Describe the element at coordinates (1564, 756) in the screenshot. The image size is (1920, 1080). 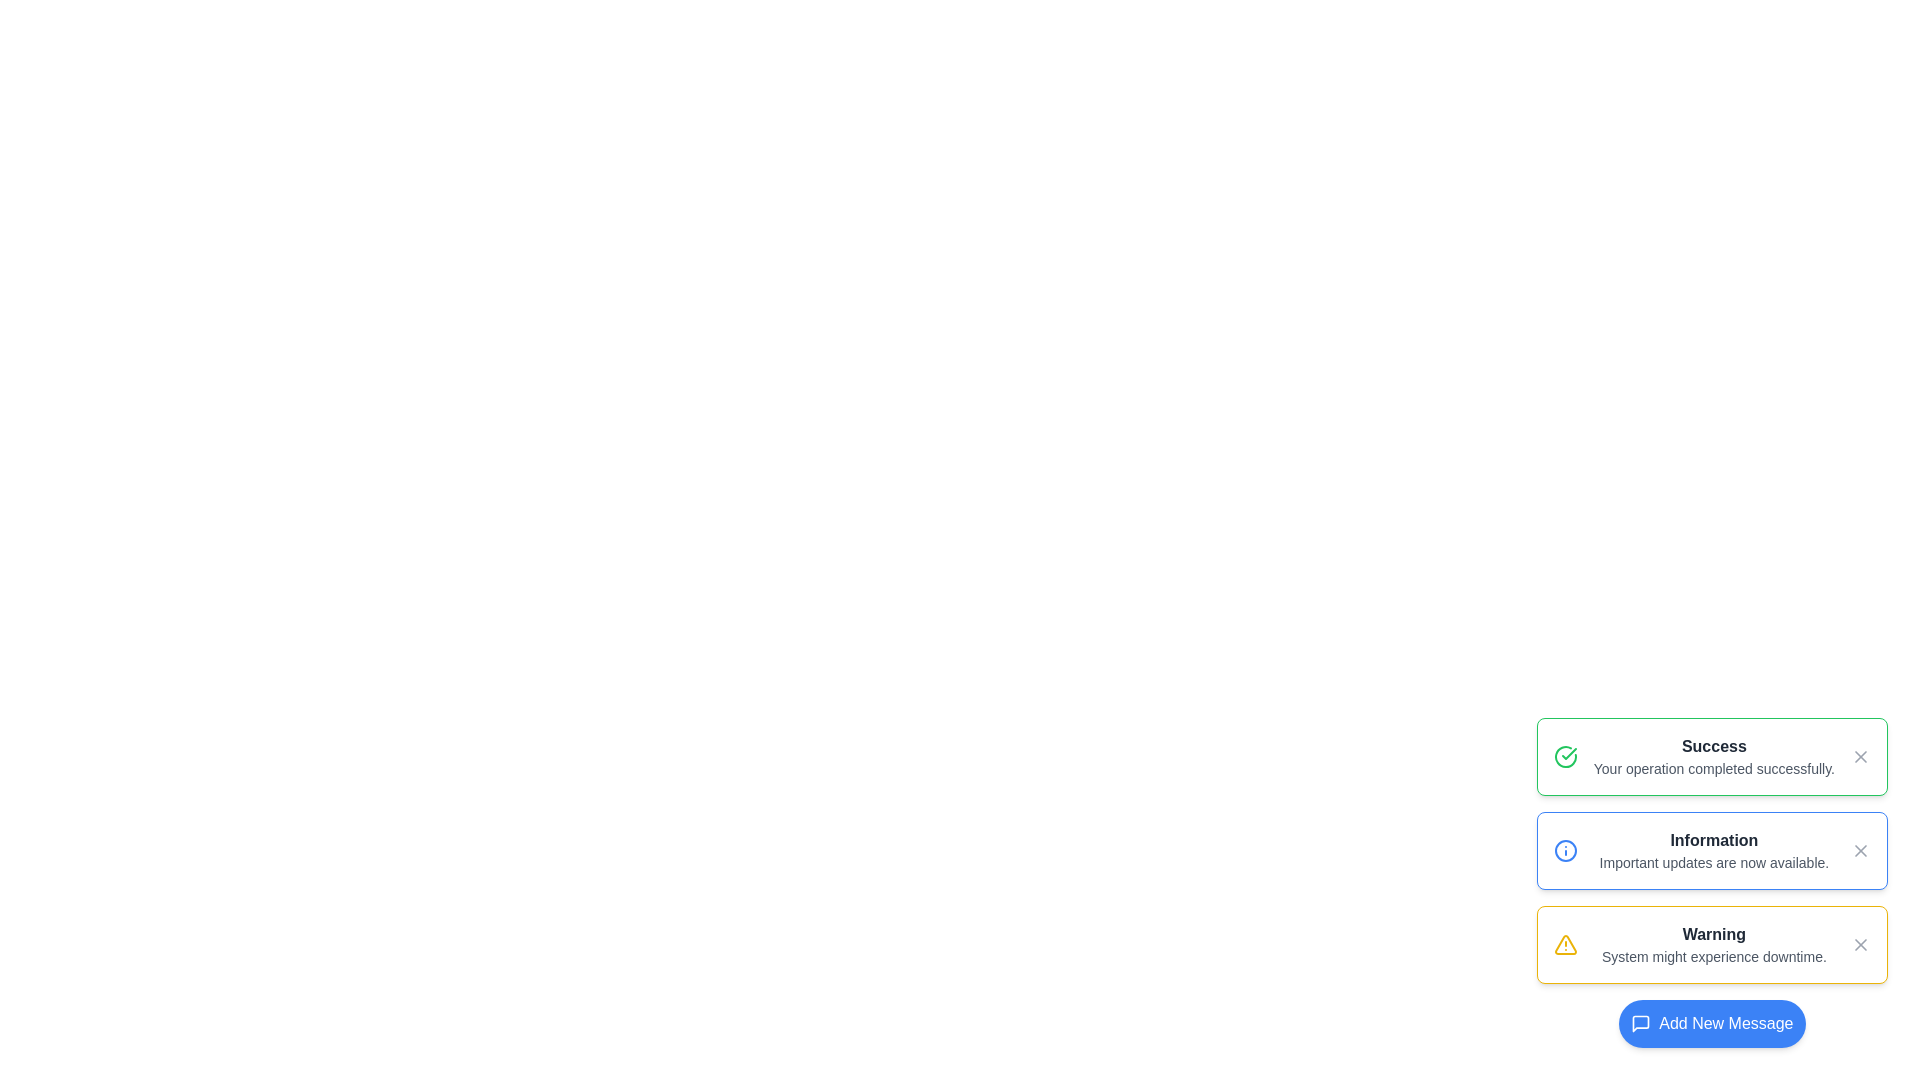
I see `the green circular icon with a checkmark, located at the leftmost point of the 'Success' notification box, preceding the bold 'Success' title` at that location.